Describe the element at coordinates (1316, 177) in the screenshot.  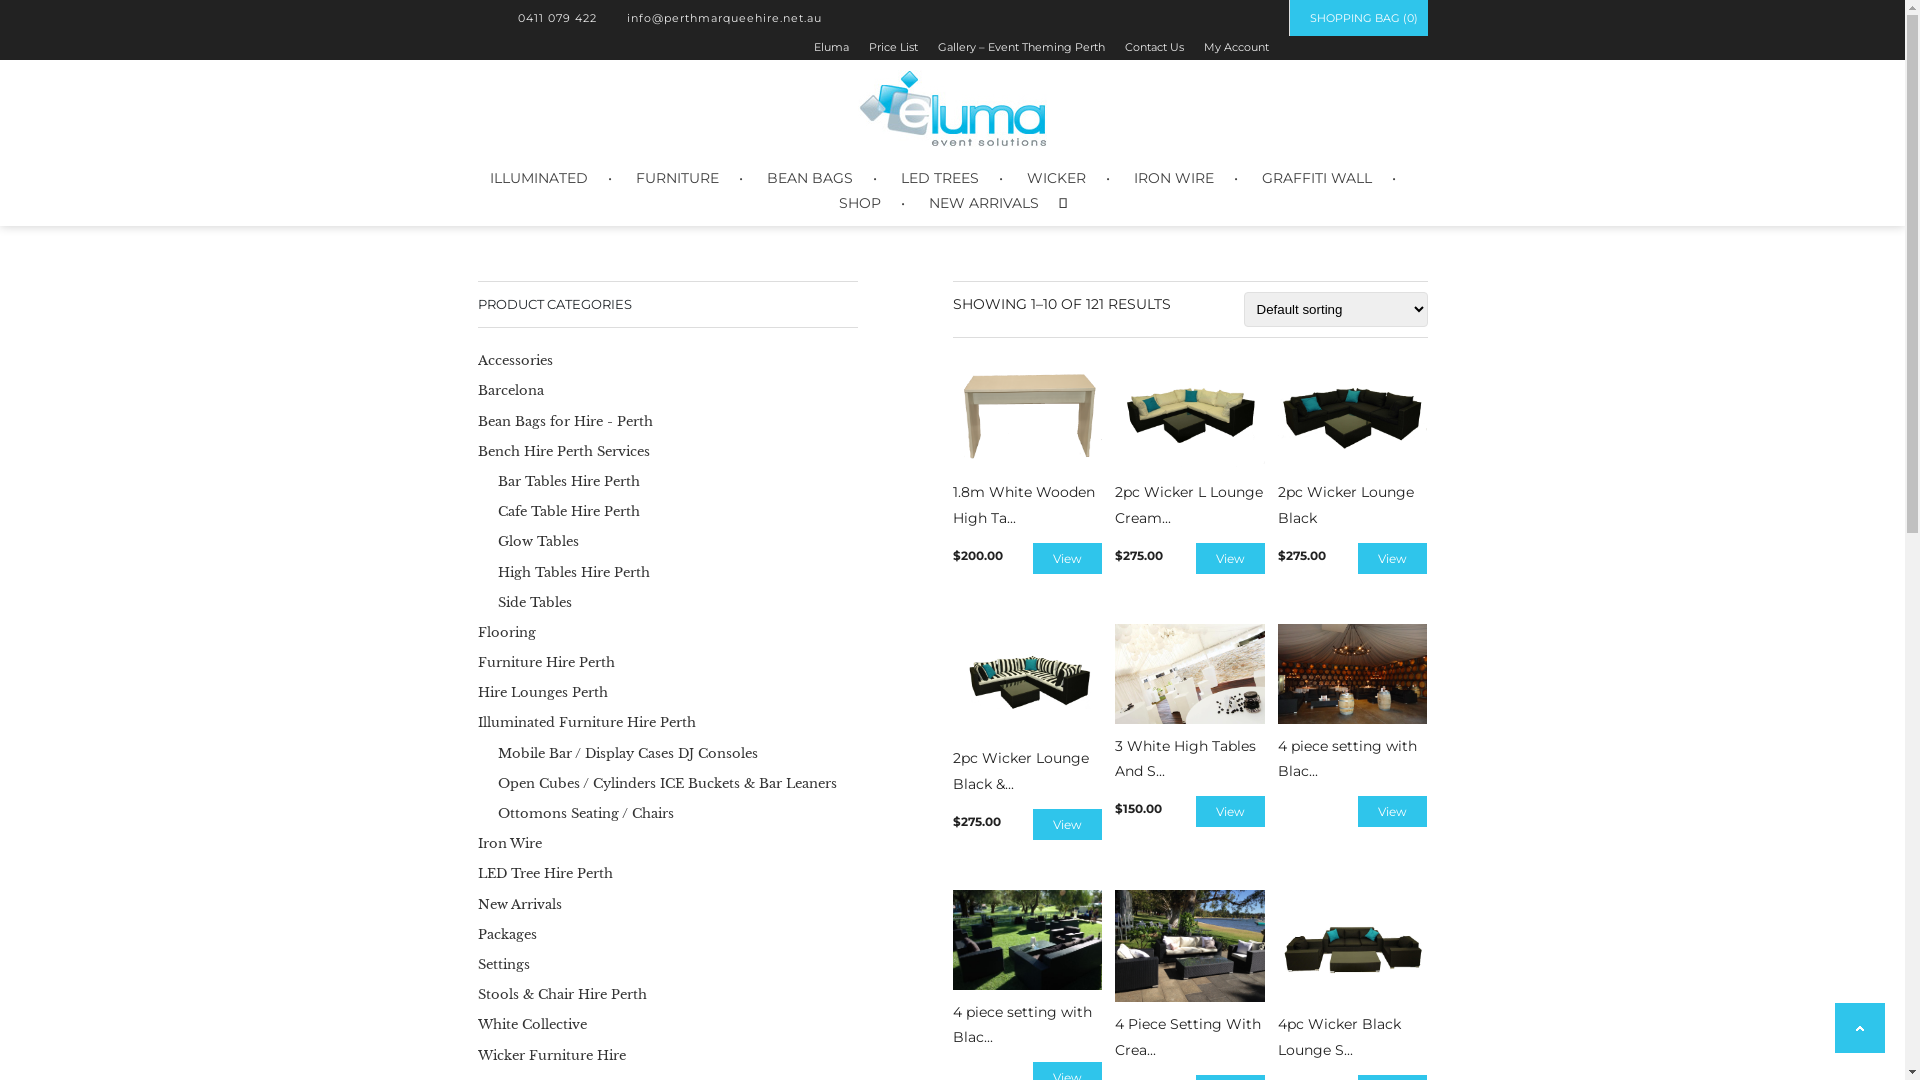
I see `'GRAFFITI WALL'` at that location.